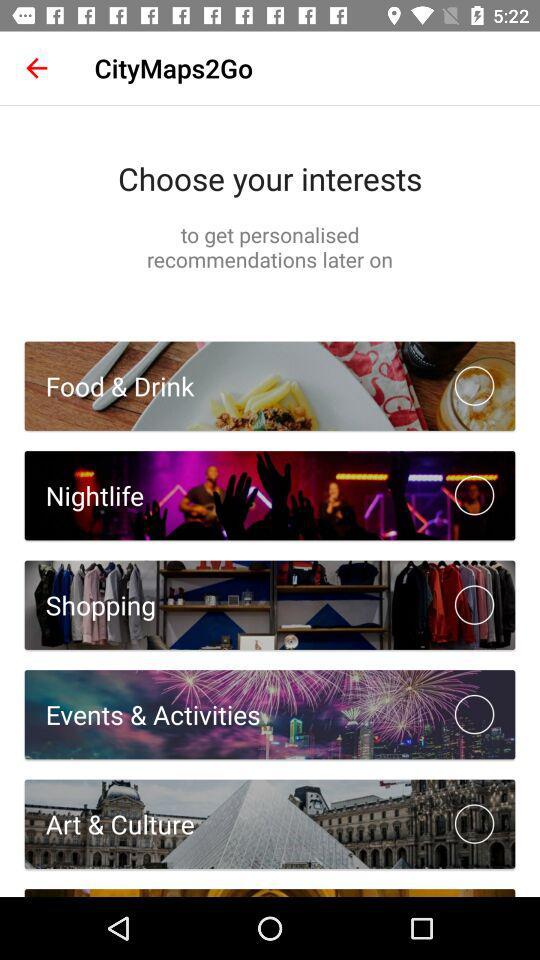  I want to click on item to the left of the citymaps2go icon, so click(36, 68).